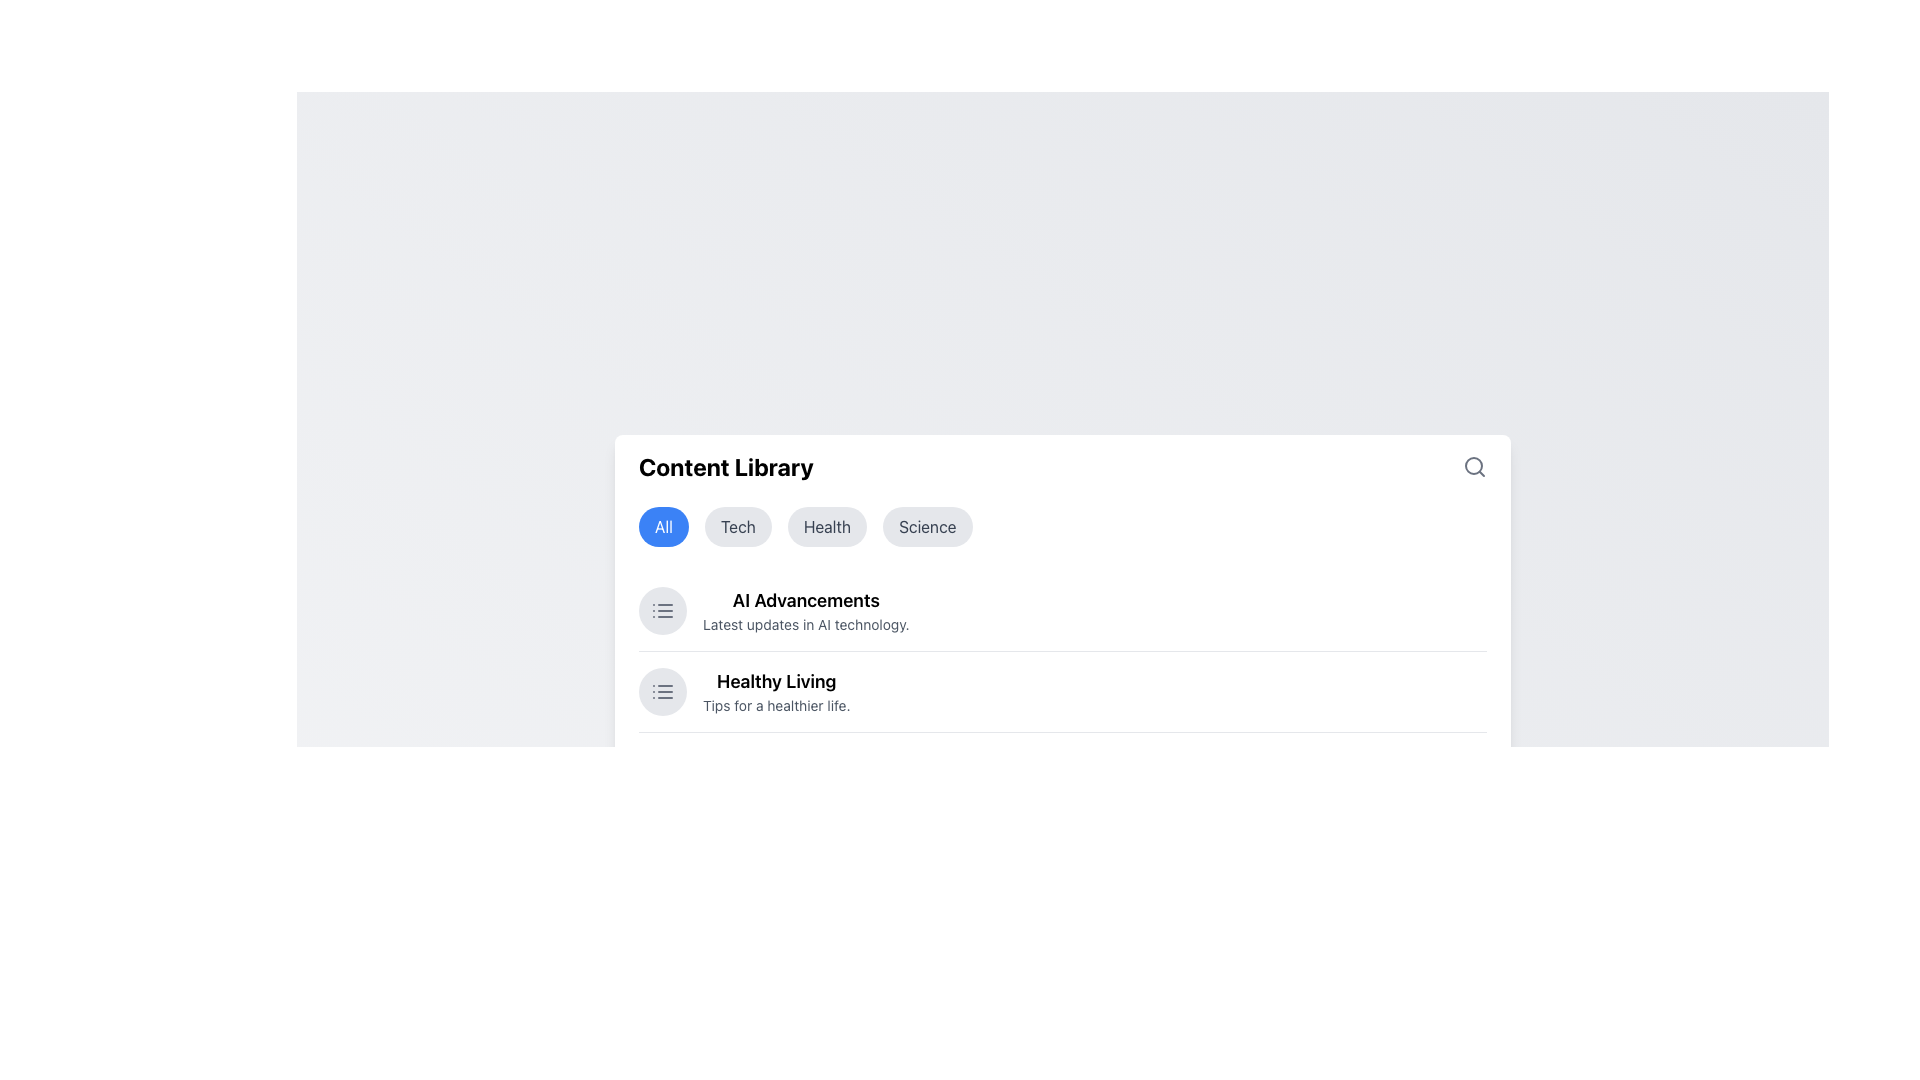 This screenshot has height=1080, width=1920. Describe the element at coordinates (737, 526) in the screenshot. I see `the 'Tech' button, which is a rounded rectangle label with a light gray background and gray text, positioned to the right of the 'All' label and to the left of the 'Health' label under the 'Content Library' heading` at that location.